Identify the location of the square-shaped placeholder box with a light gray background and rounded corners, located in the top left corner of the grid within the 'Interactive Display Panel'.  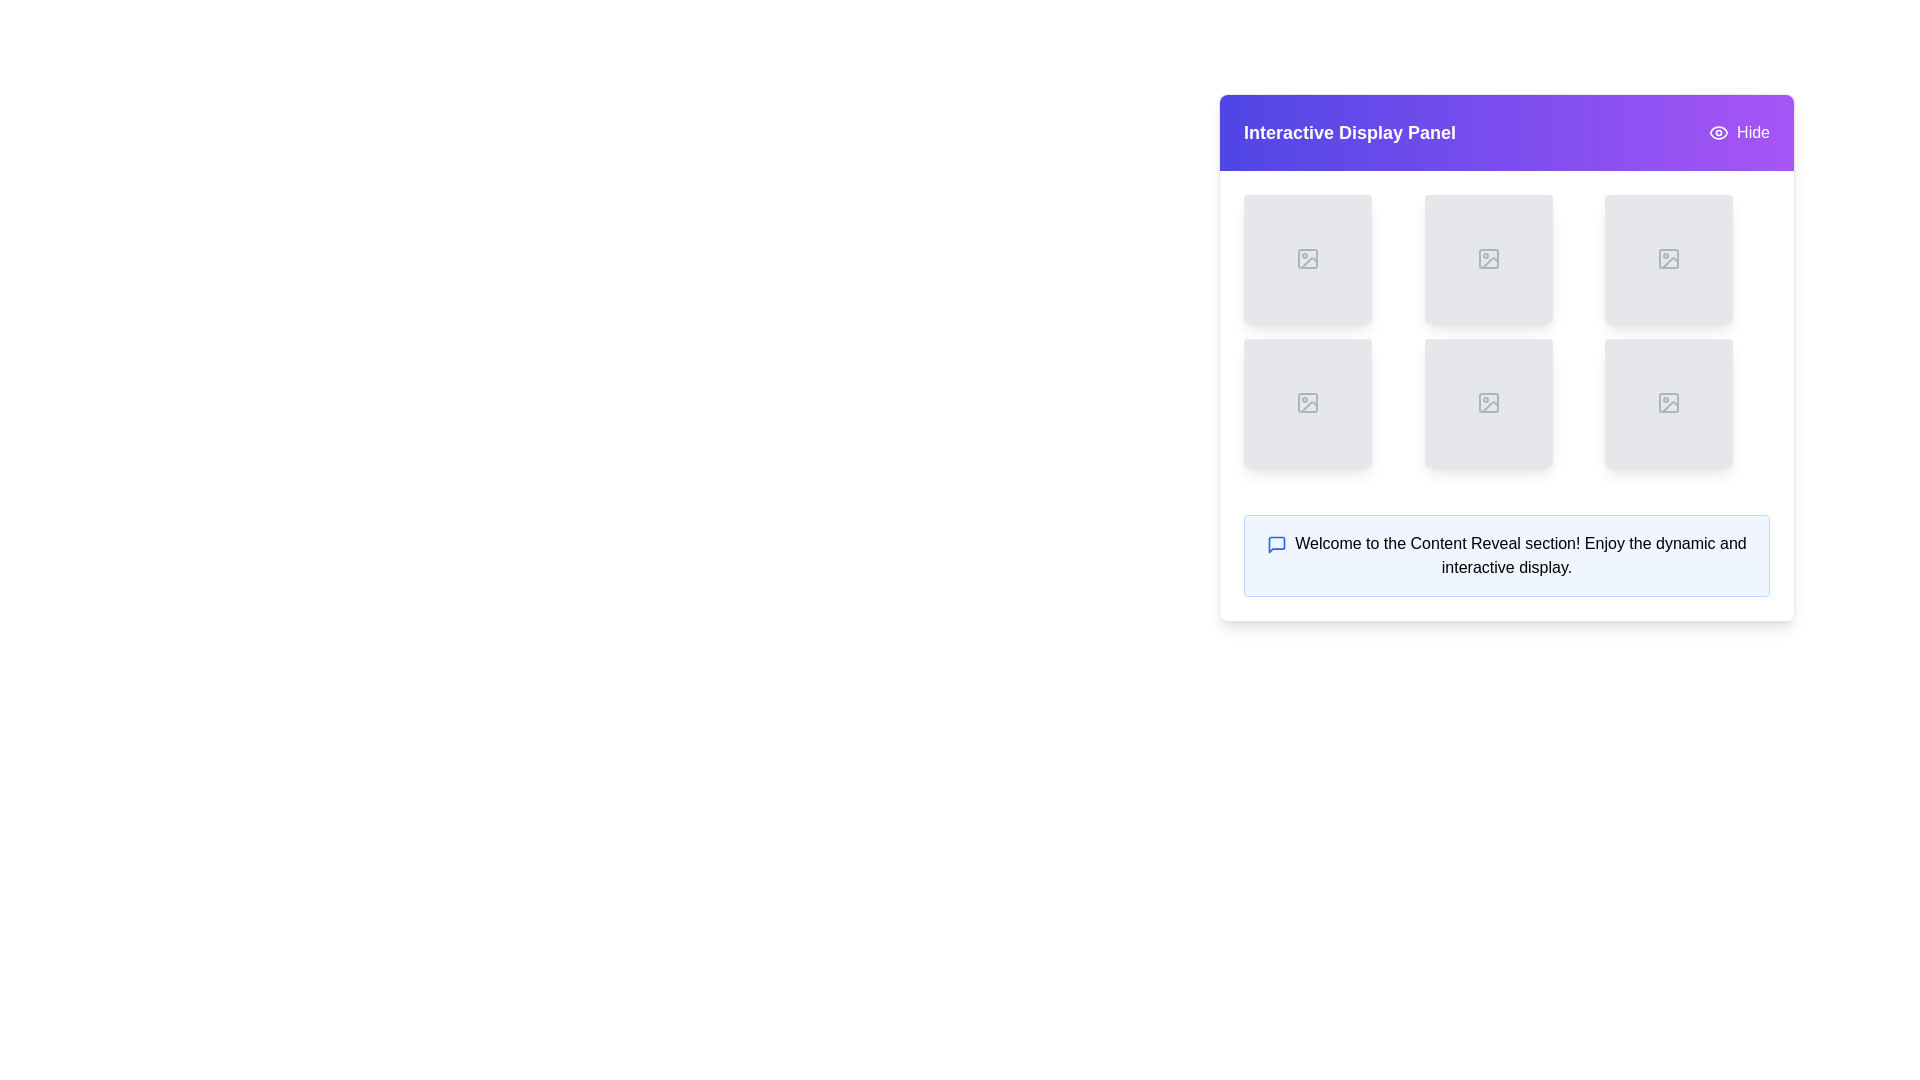
(1308, 257).